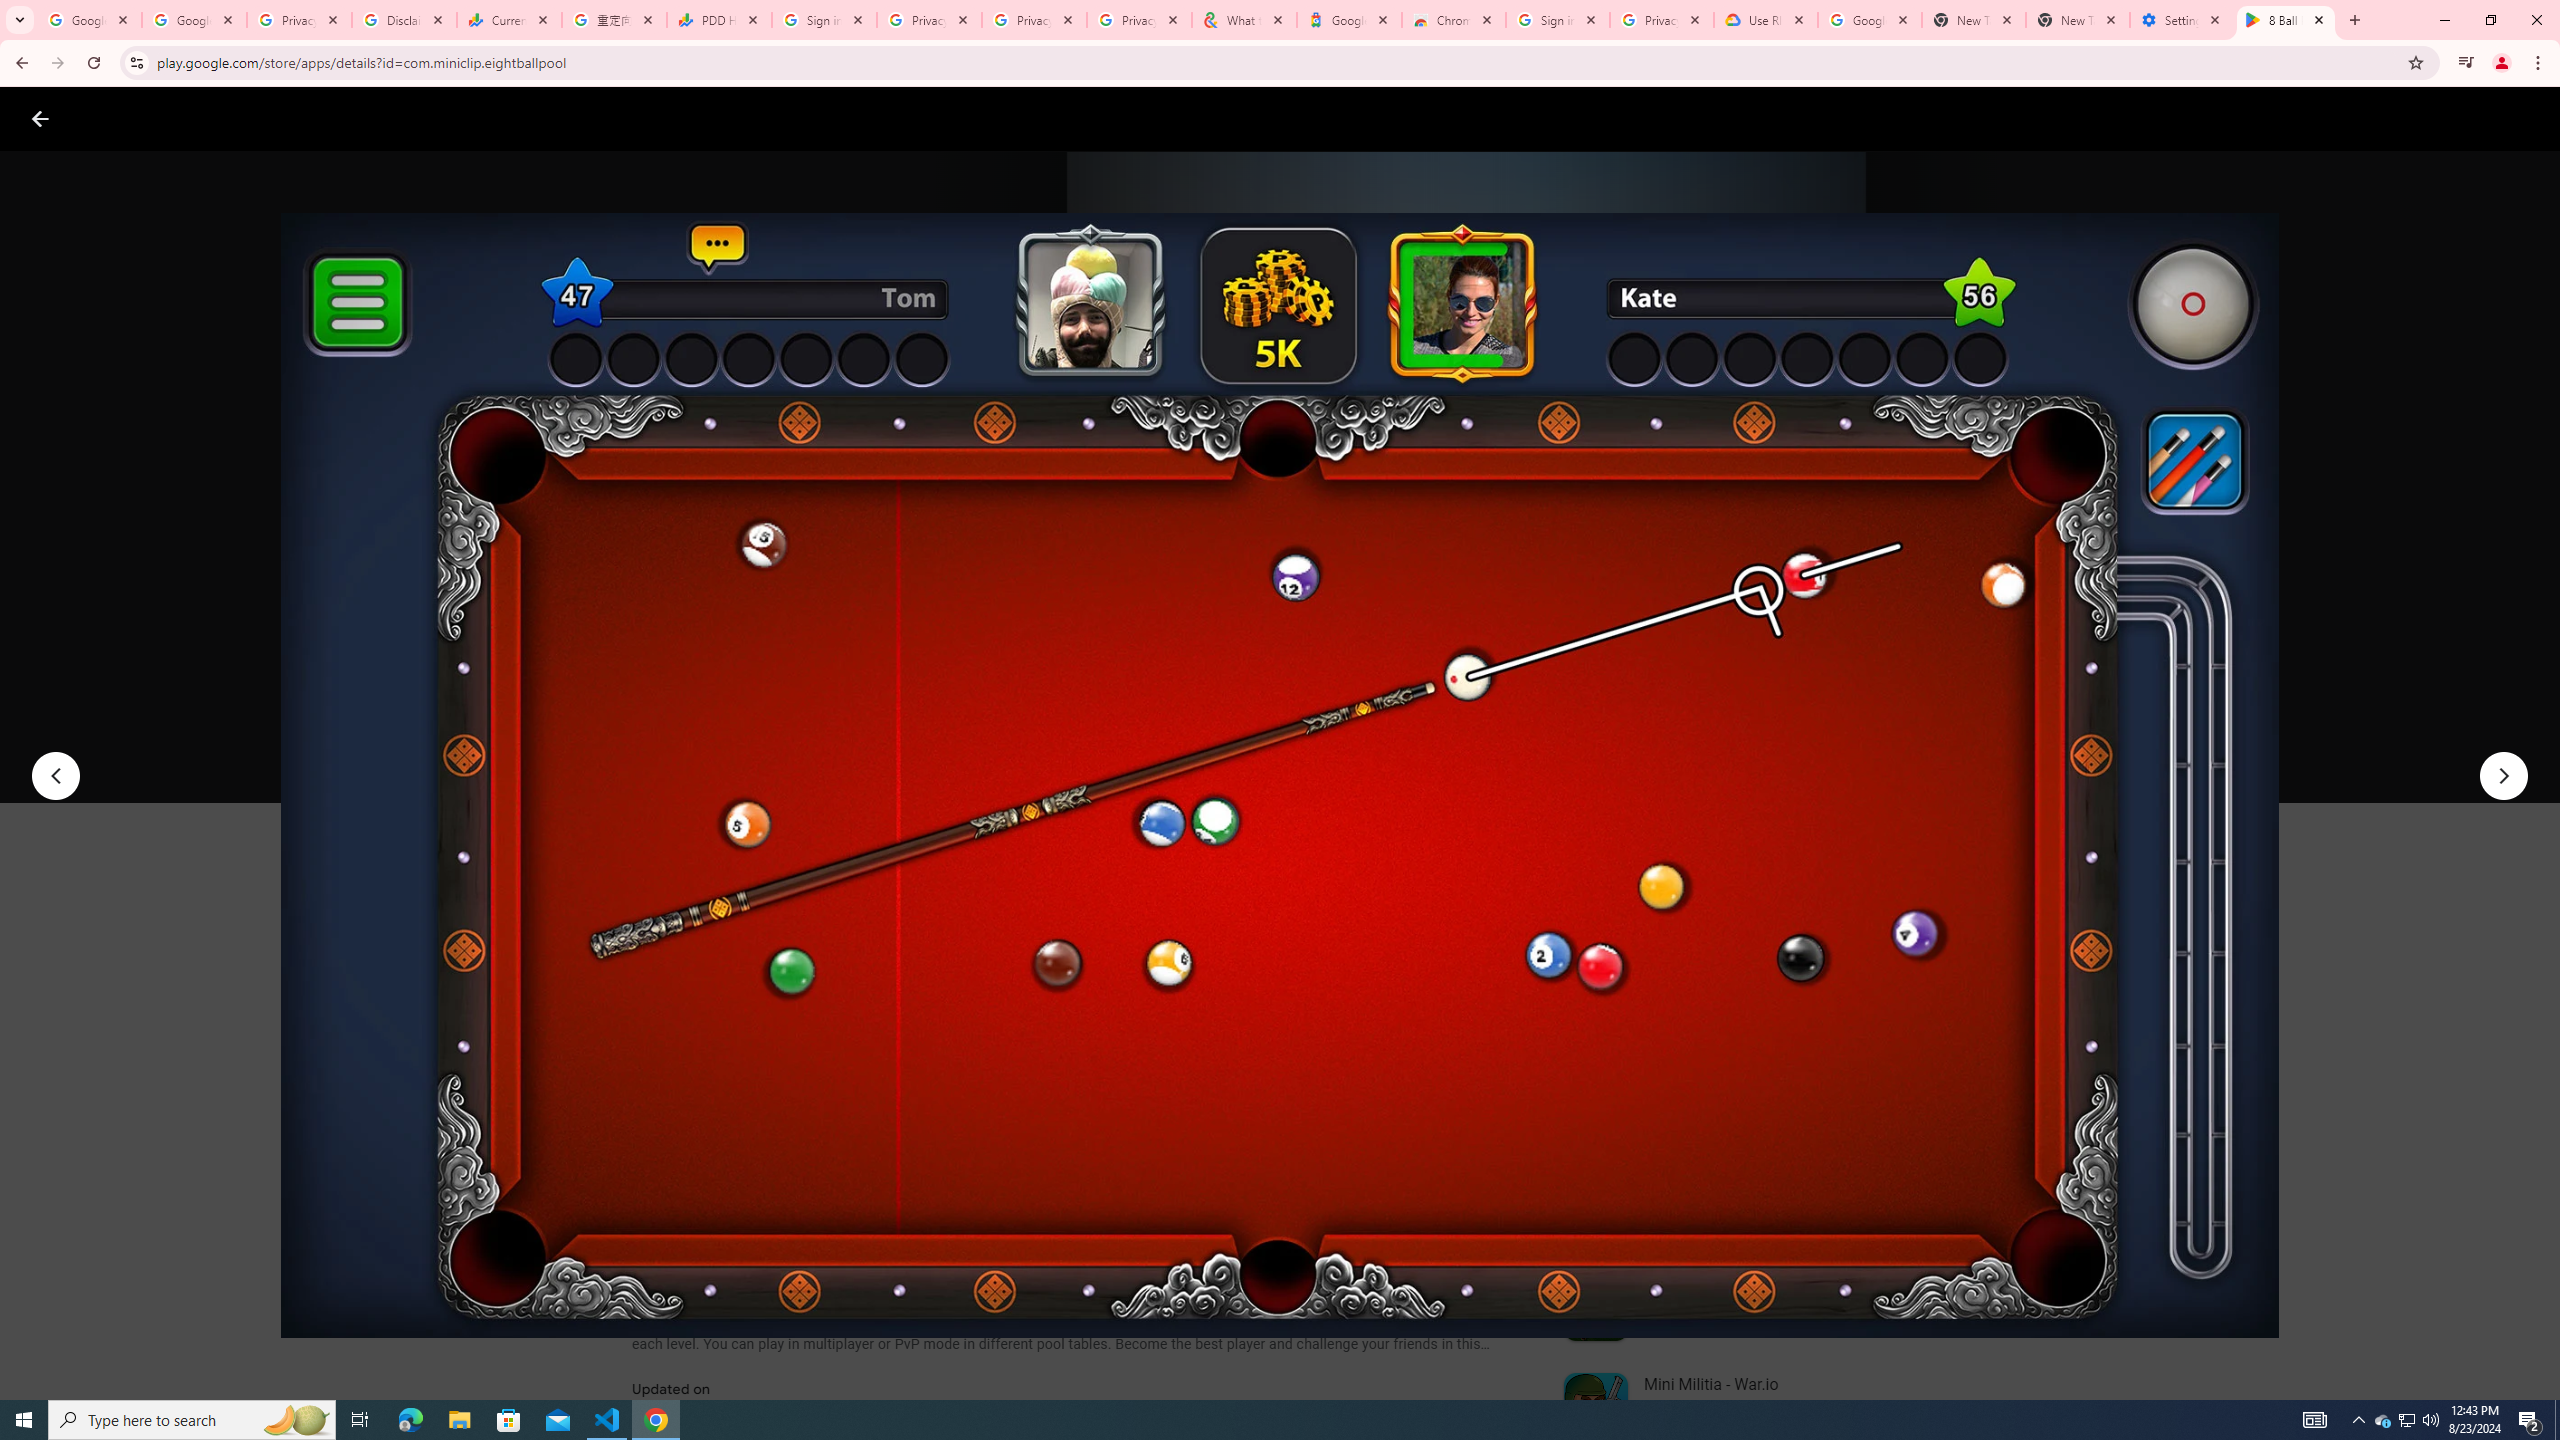 This screenshot has width=2560, height=1440. Describe the element at coordinates (1034, 19) in the screenshot. I see `'Privacy Checkup'` at that location.